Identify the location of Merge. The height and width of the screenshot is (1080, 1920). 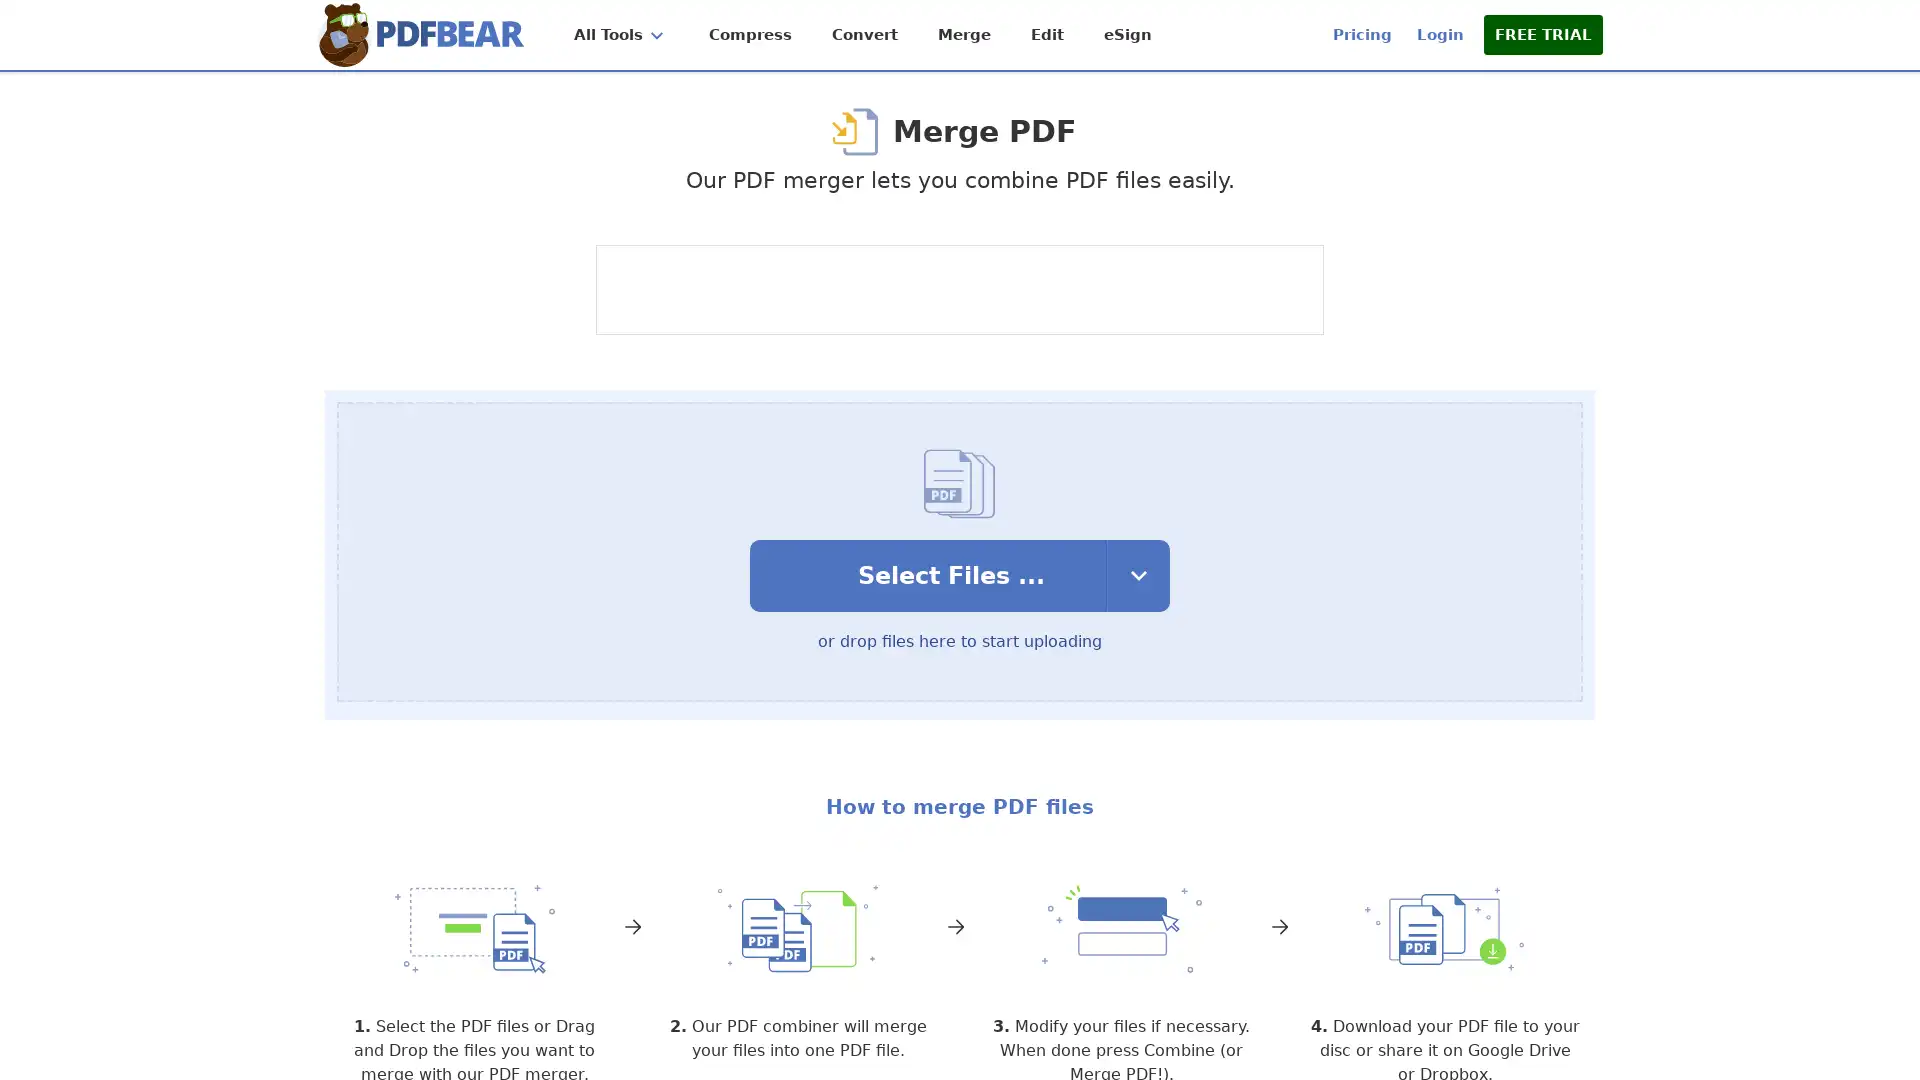
(963, 34).